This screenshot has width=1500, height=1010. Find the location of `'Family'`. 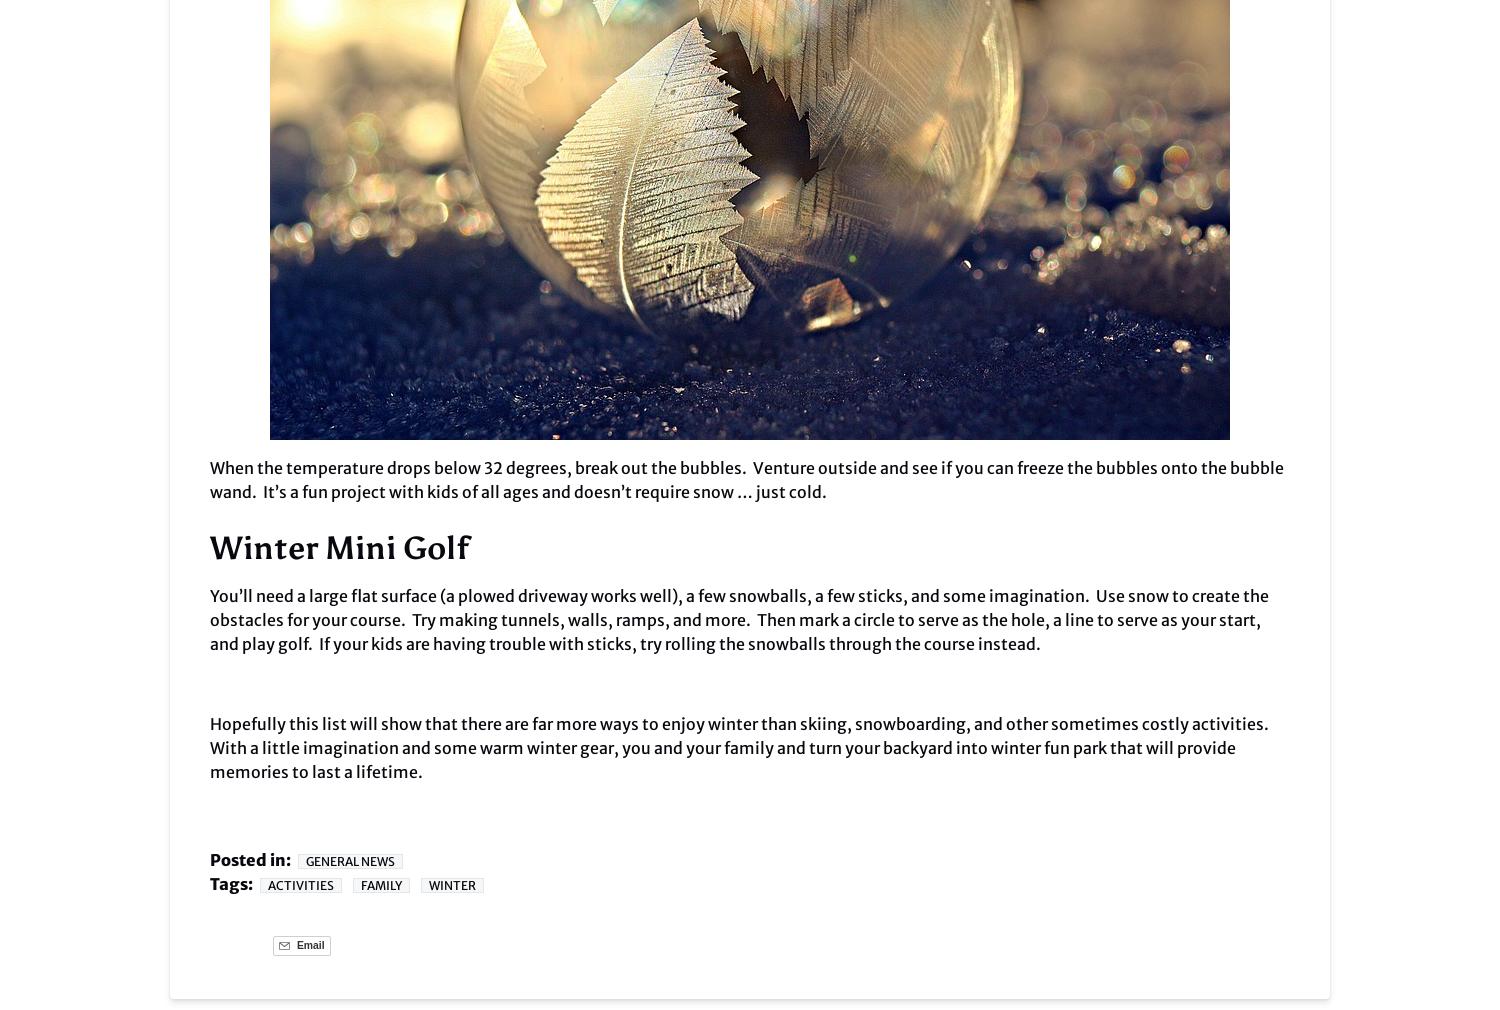

'Family' is located at coordinates (381, 885).